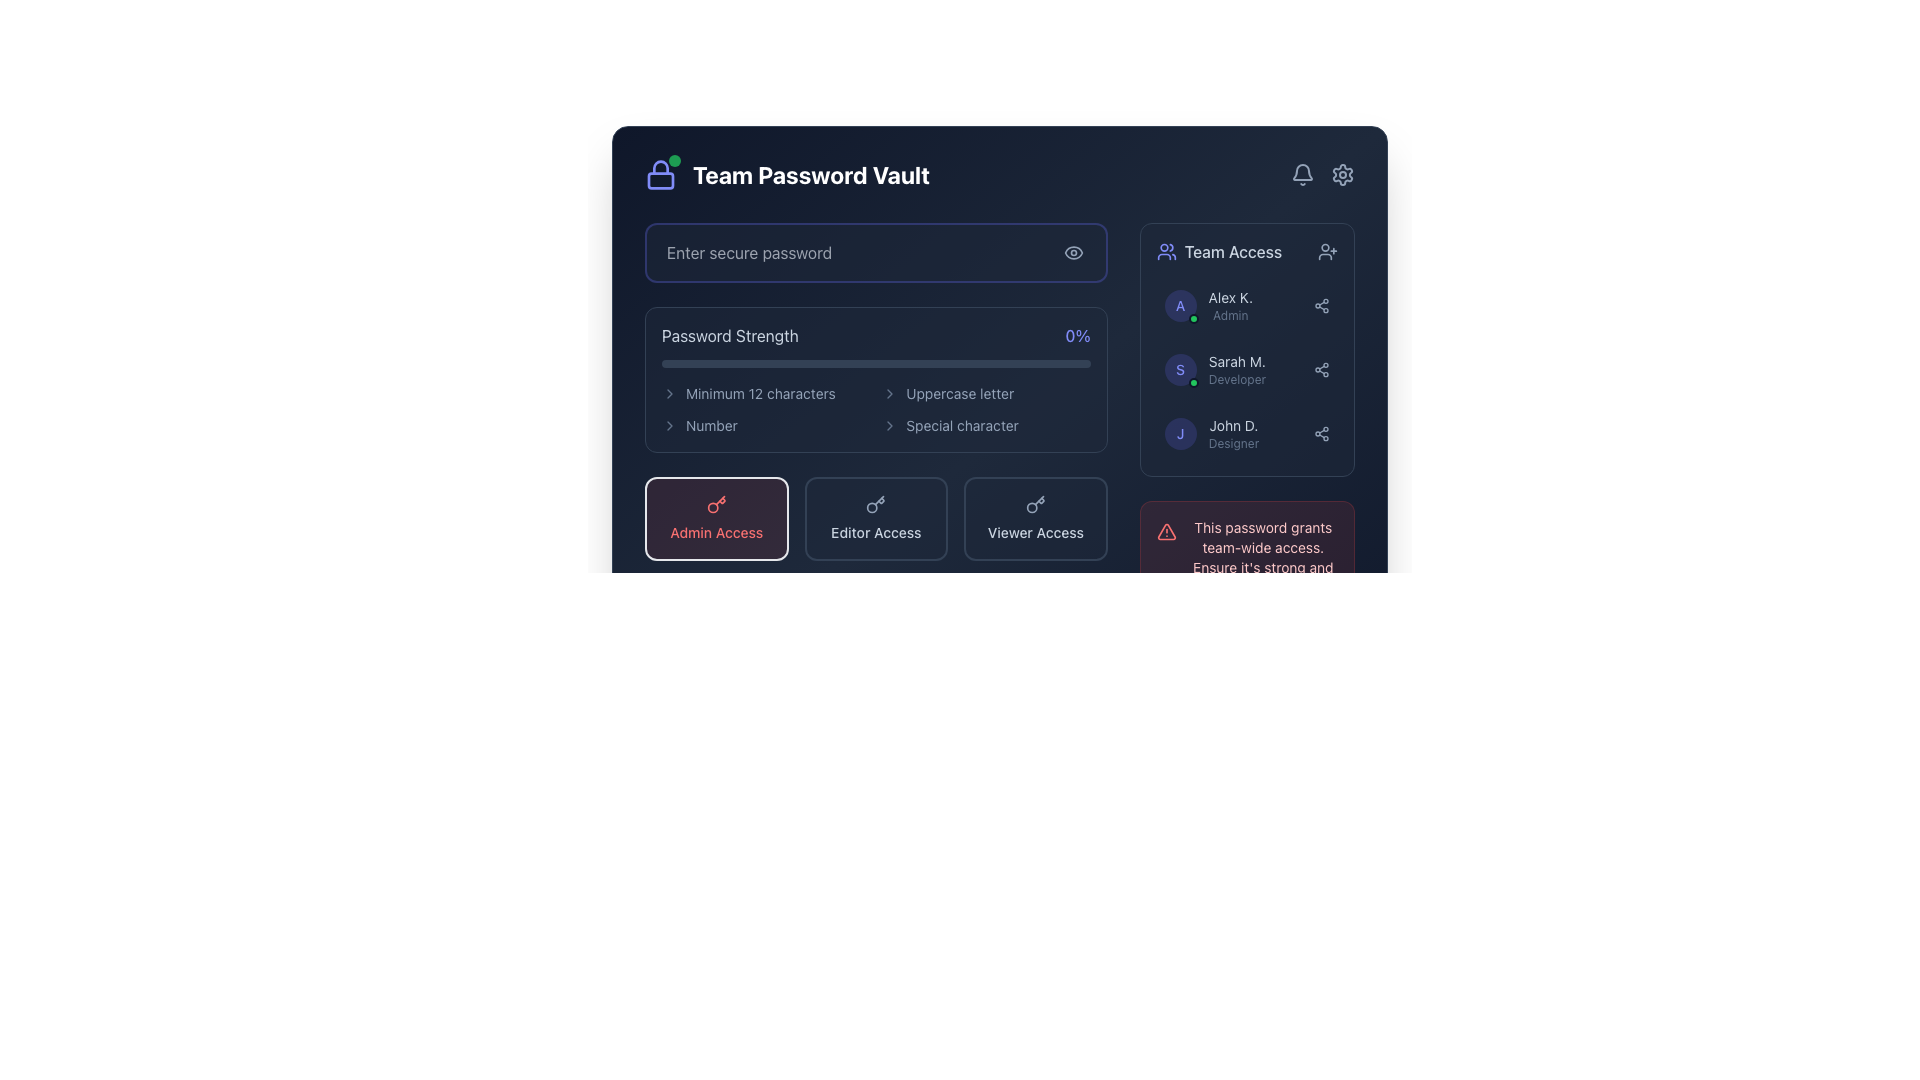 The image size is (1920, 1080). I want to click on the static text label displaying 'Number' in light gray font, located in the 'Password Strength' section beside a chevron icon, so click(711, 424).